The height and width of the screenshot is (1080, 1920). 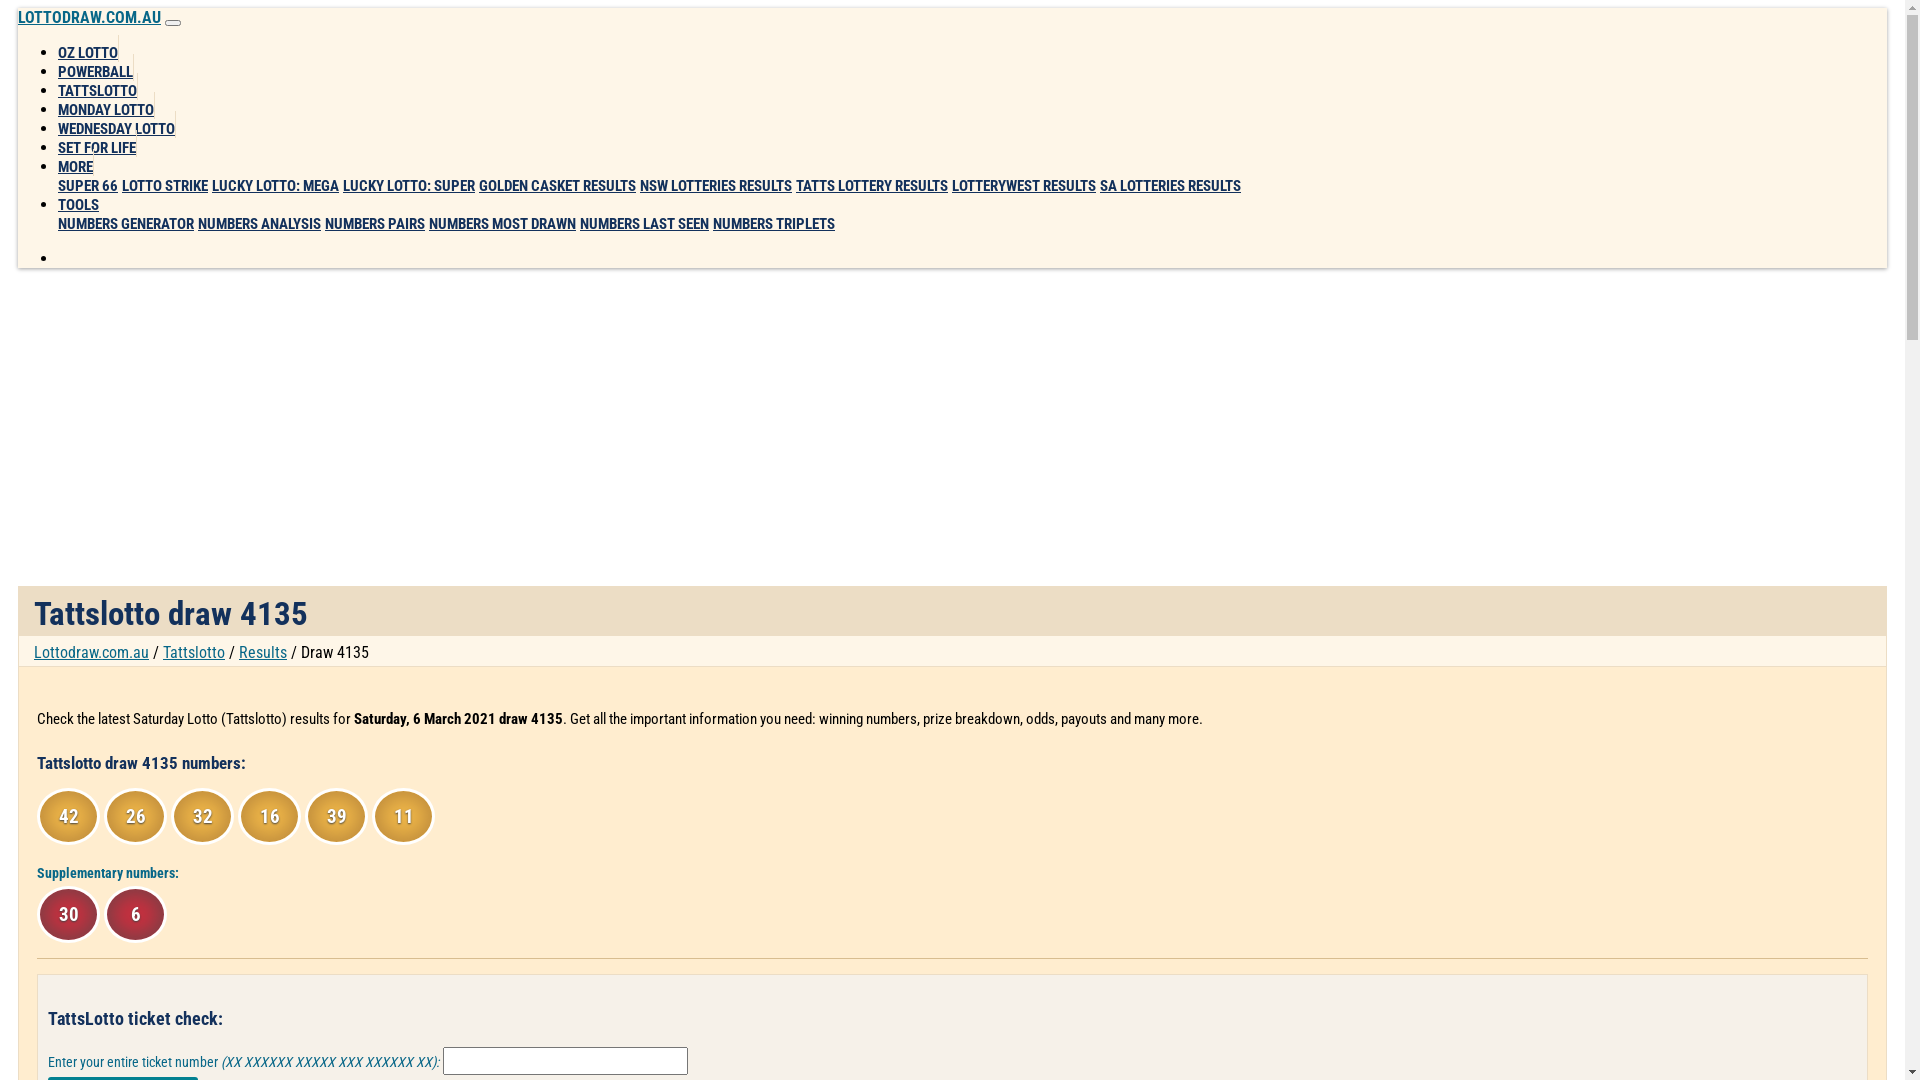 What do you see at coordinates (105, 105) in the screenshot?
I see `'MONDAY LOTTO'` at bounding box center [105, 105].